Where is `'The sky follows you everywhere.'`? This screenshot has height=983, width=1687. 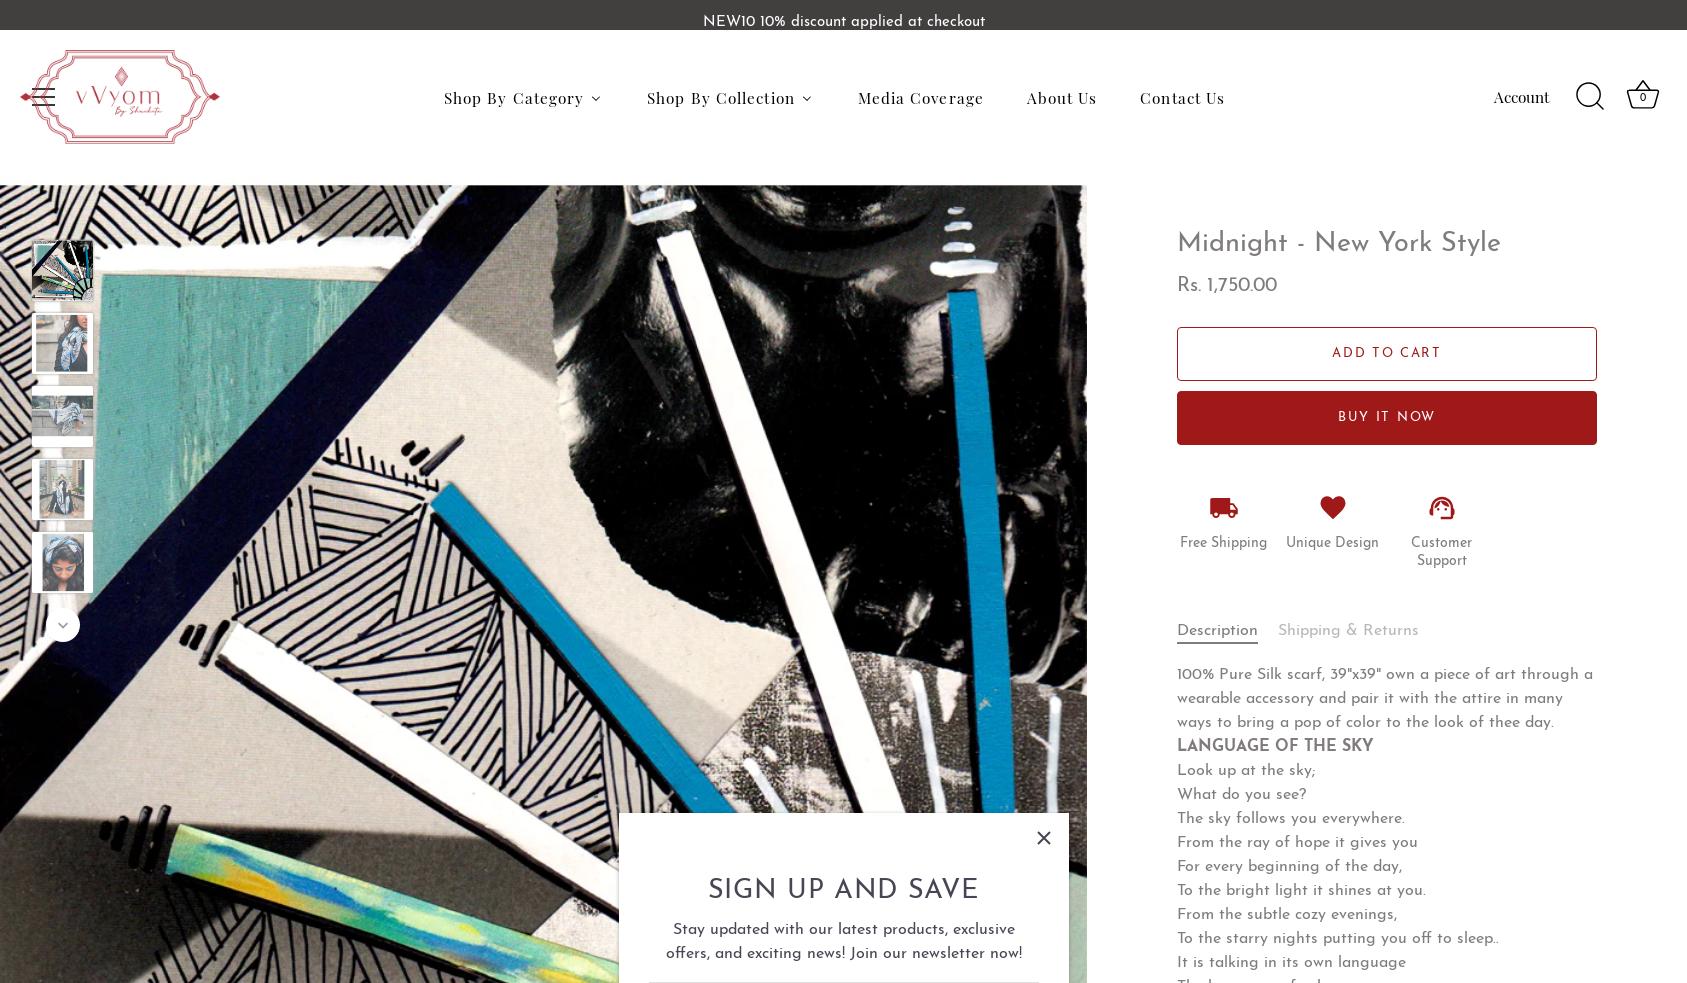
'The sky follows you everywhere.' is located at coordinates (1290, 818).